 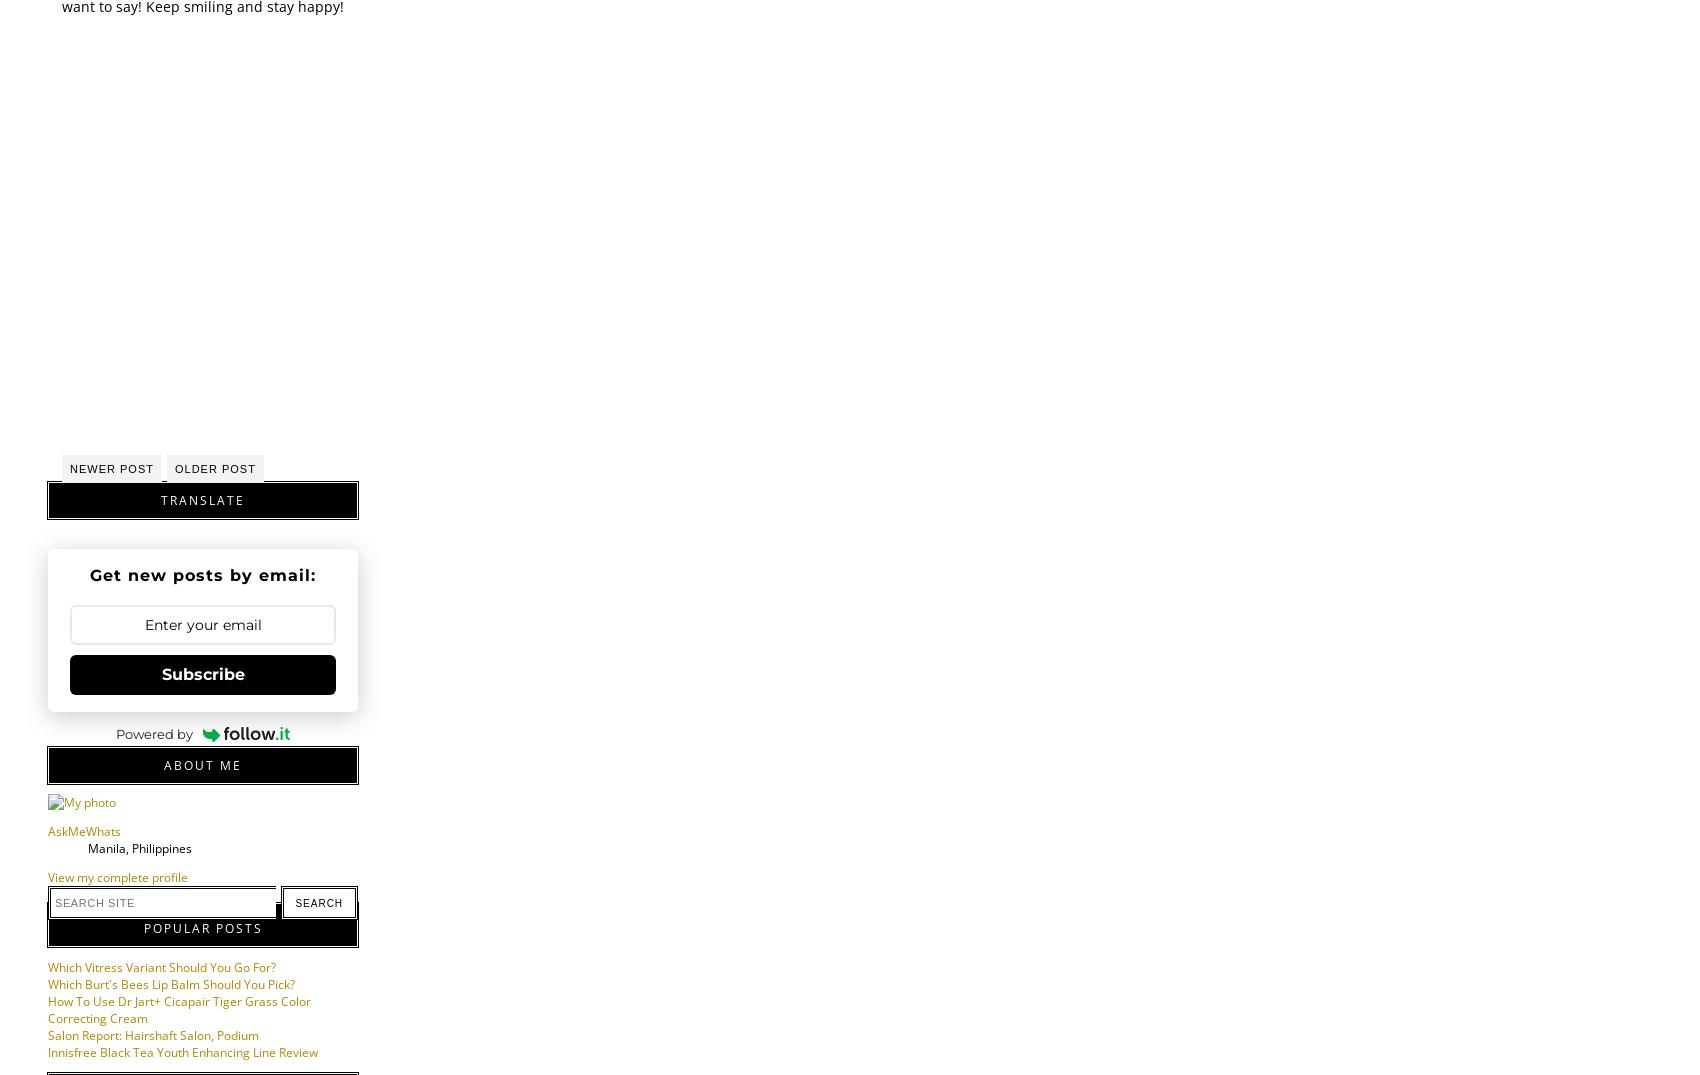 What do you see at coordinates (201, 499) in the screenshot?
I see `'Translate'` at bounding box center [201, 499].